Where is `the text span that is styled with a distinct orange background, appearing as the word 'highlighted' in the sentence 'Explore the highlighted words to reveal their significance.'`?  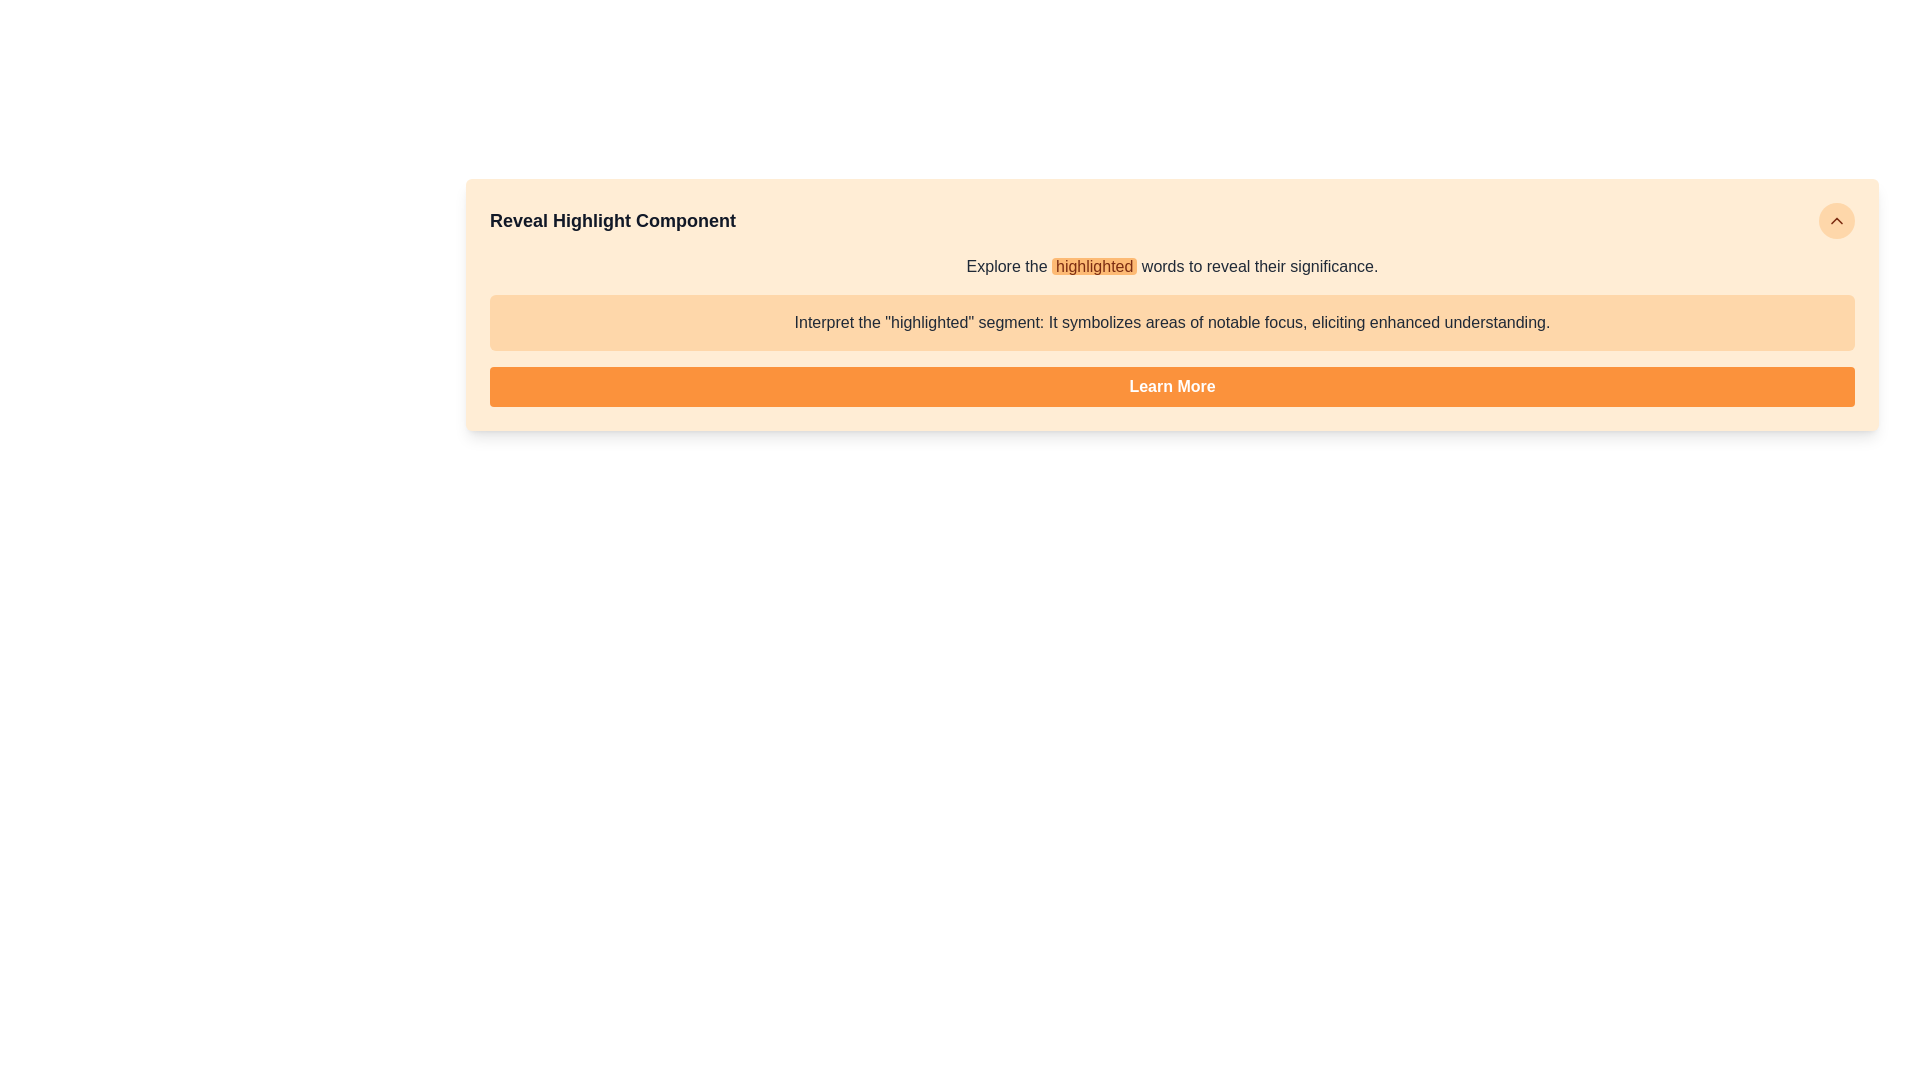 the text span that is styled with a distinct orange background, appearing as the word 'highlighted' in the sentence 'Explore the highlighted words to reveal their significance.' is located at coordinates (1093, 265).